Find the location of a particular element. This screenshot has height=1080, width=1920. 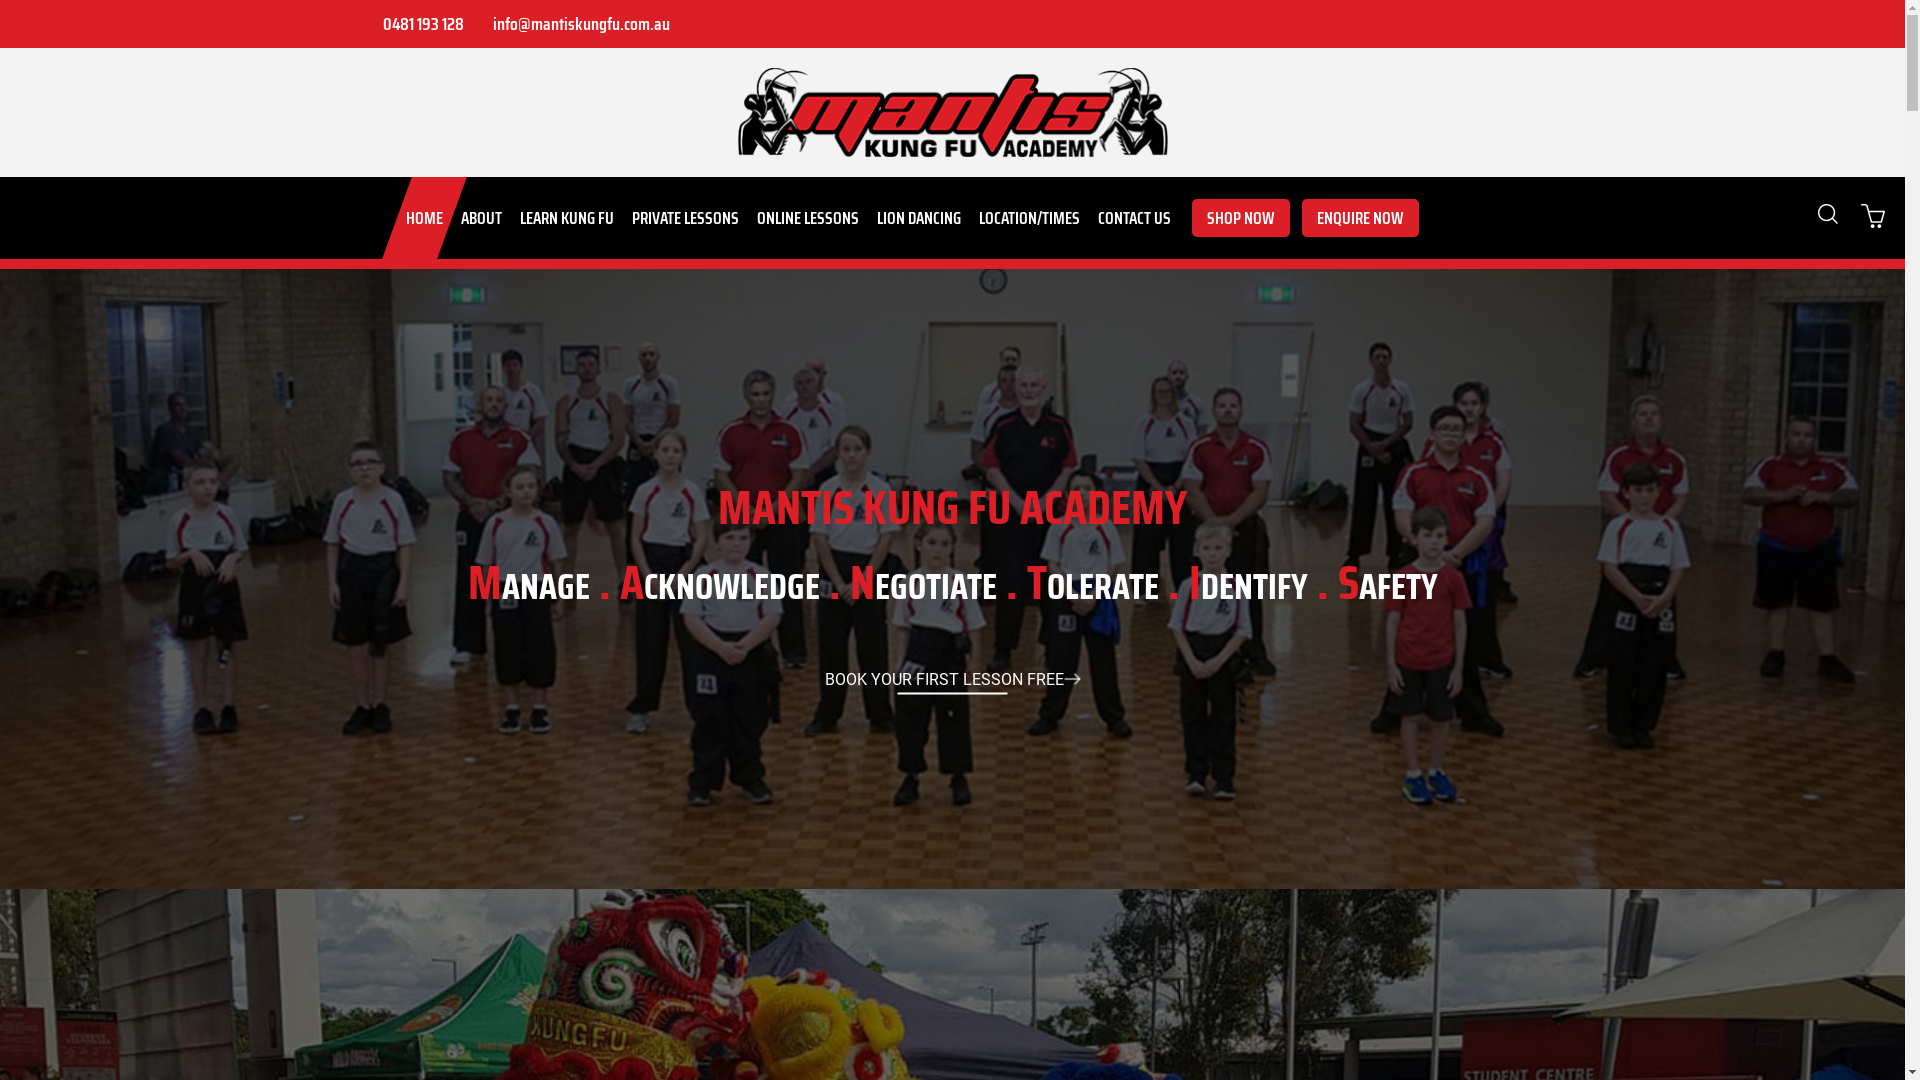

'HOME' is located at coordinates (422, 218).